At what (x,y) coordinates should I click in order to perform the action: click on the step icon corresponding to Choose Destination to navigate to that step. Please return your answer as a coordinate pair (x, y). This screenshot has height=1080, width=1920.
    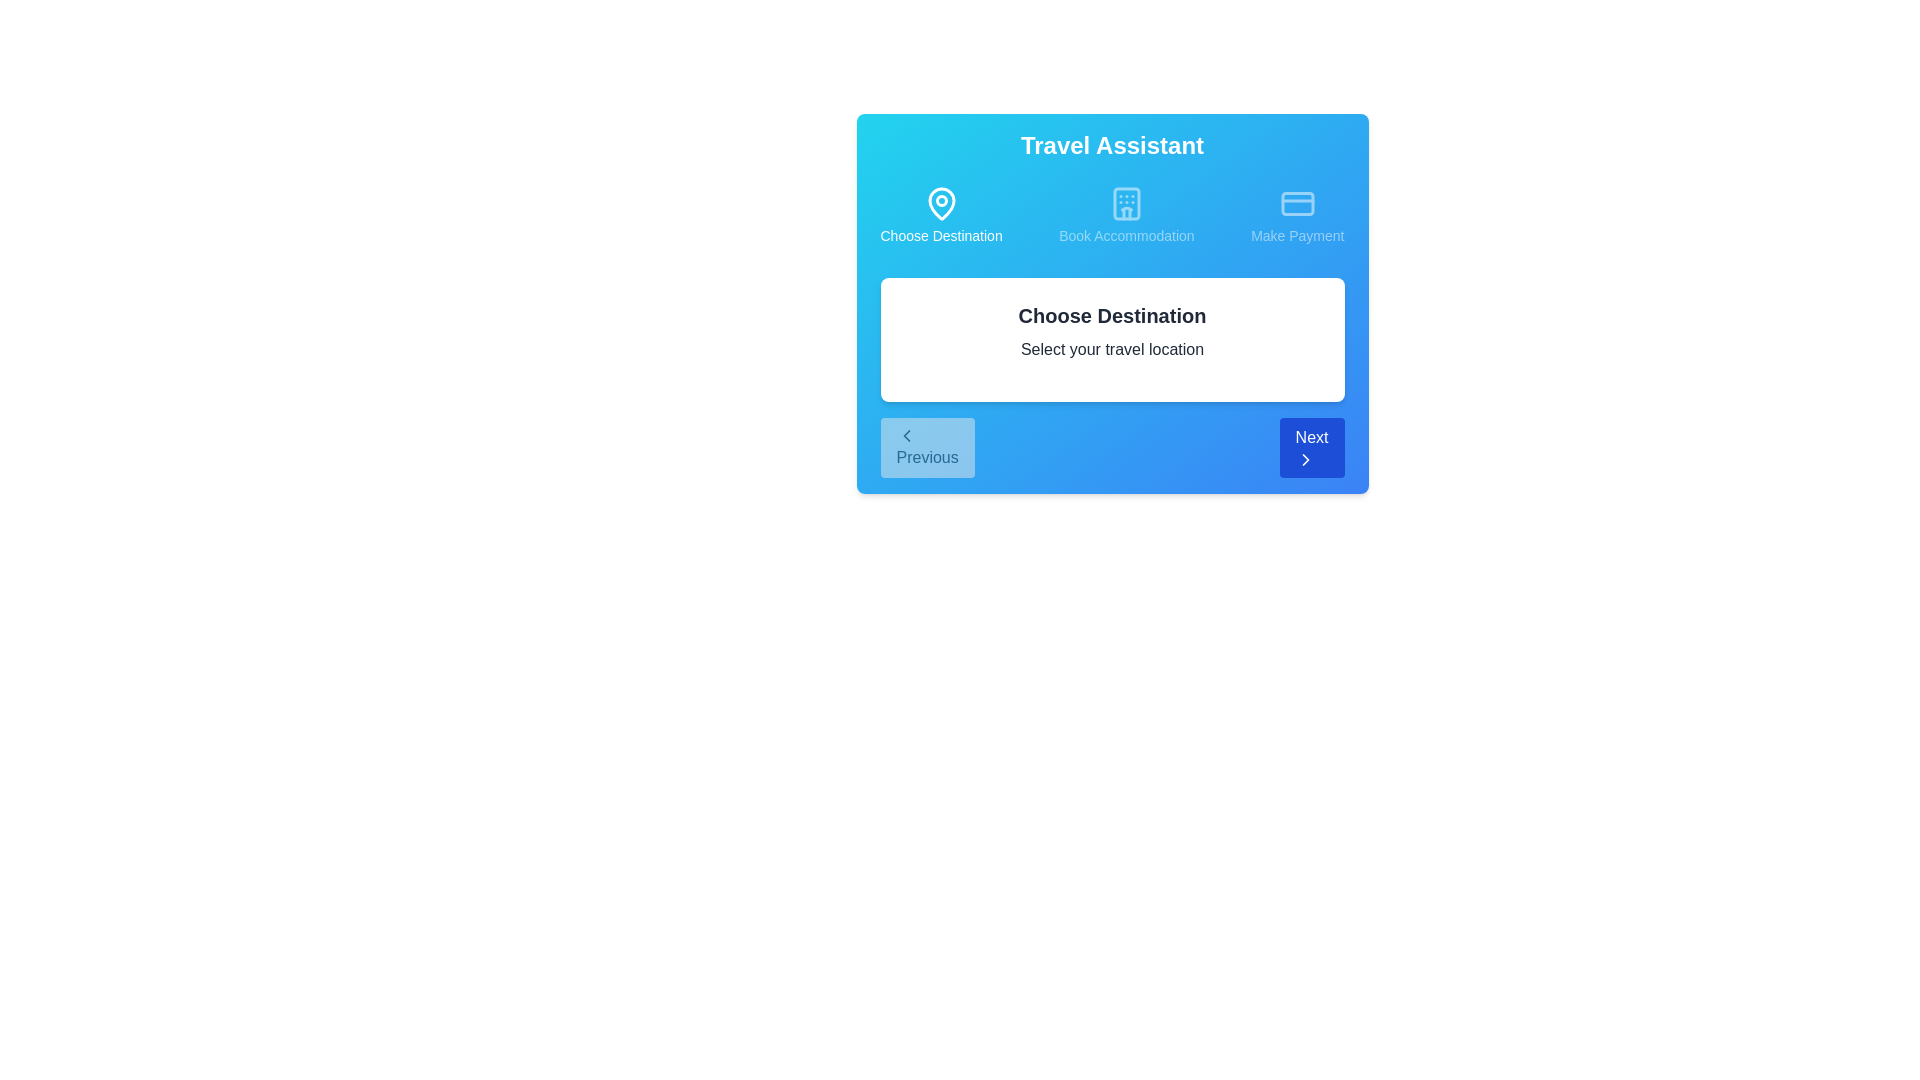
    Looking at the image, I should click on (940, 216).